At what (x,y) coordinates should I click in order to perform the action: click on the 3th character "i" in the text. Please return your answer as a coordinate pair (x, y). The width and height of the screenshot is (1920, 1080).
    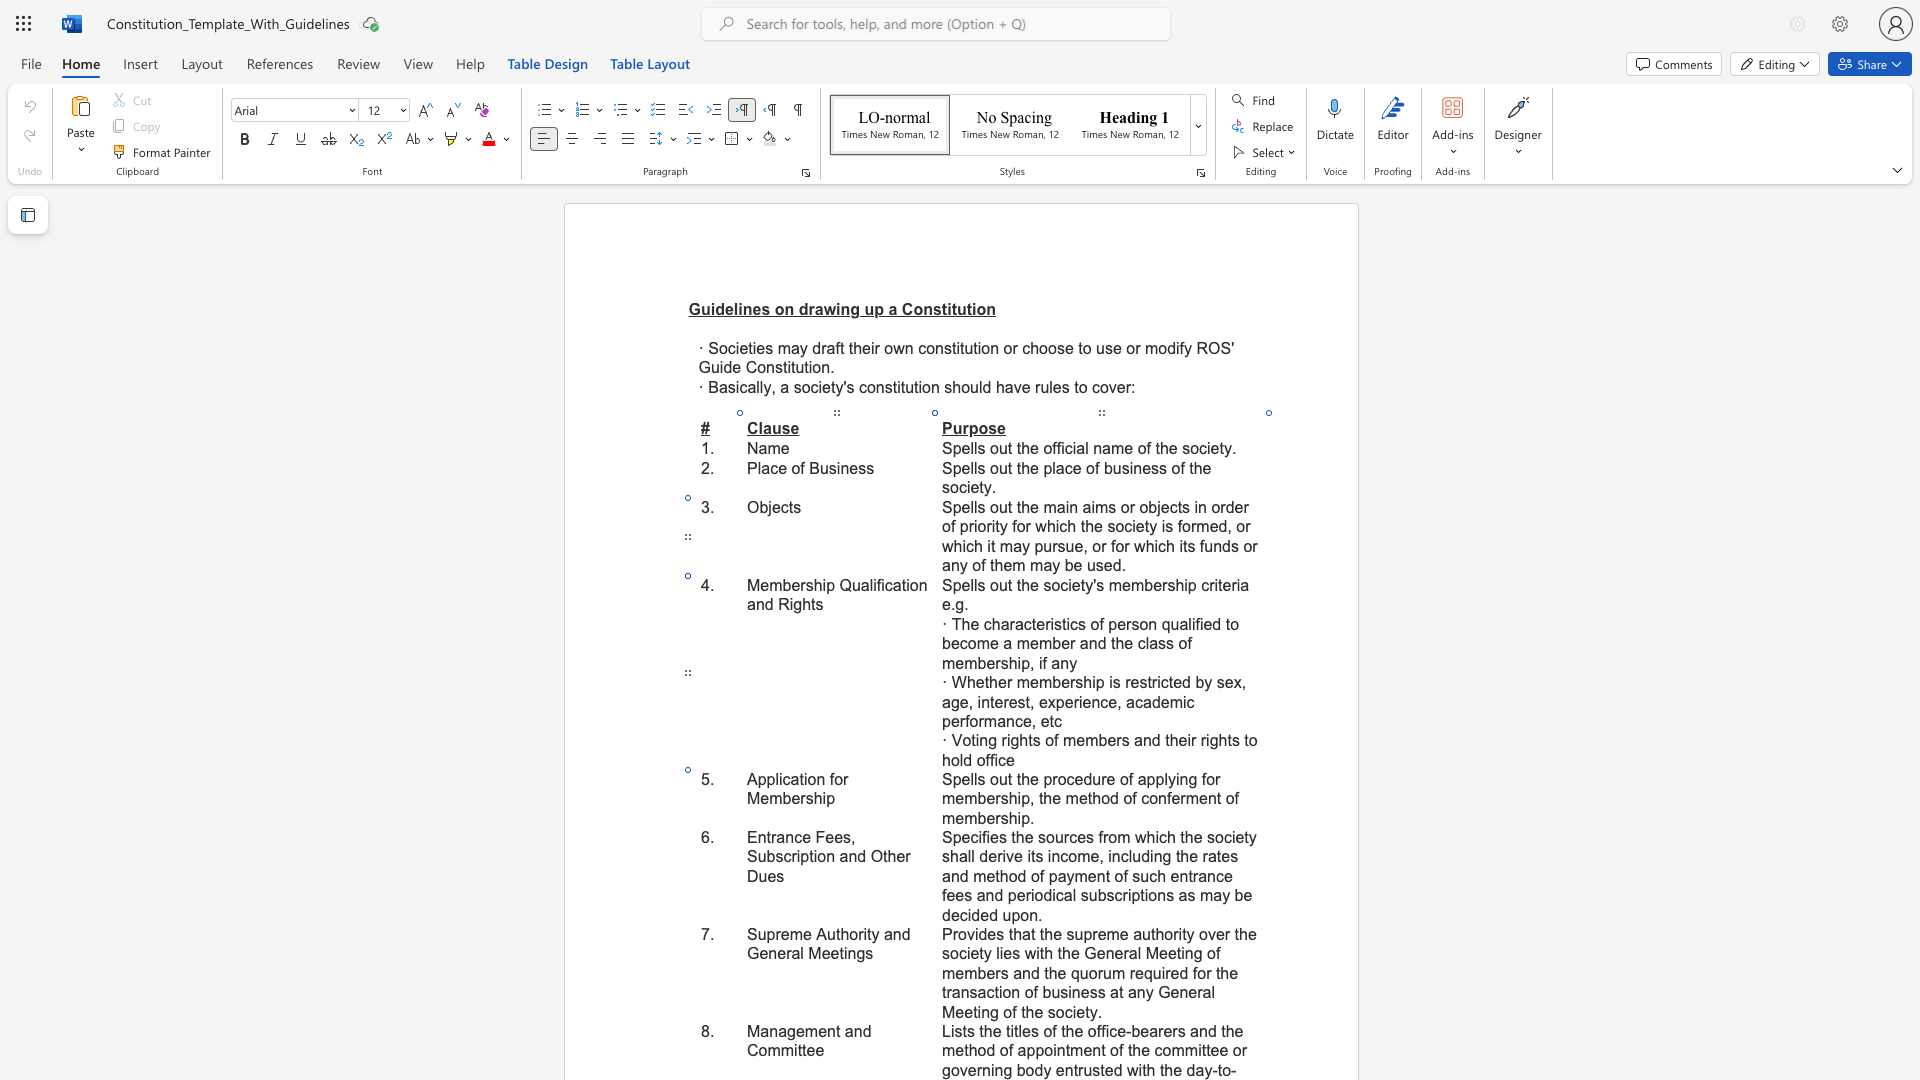
    Looking at the image, I should click on (824, 797).